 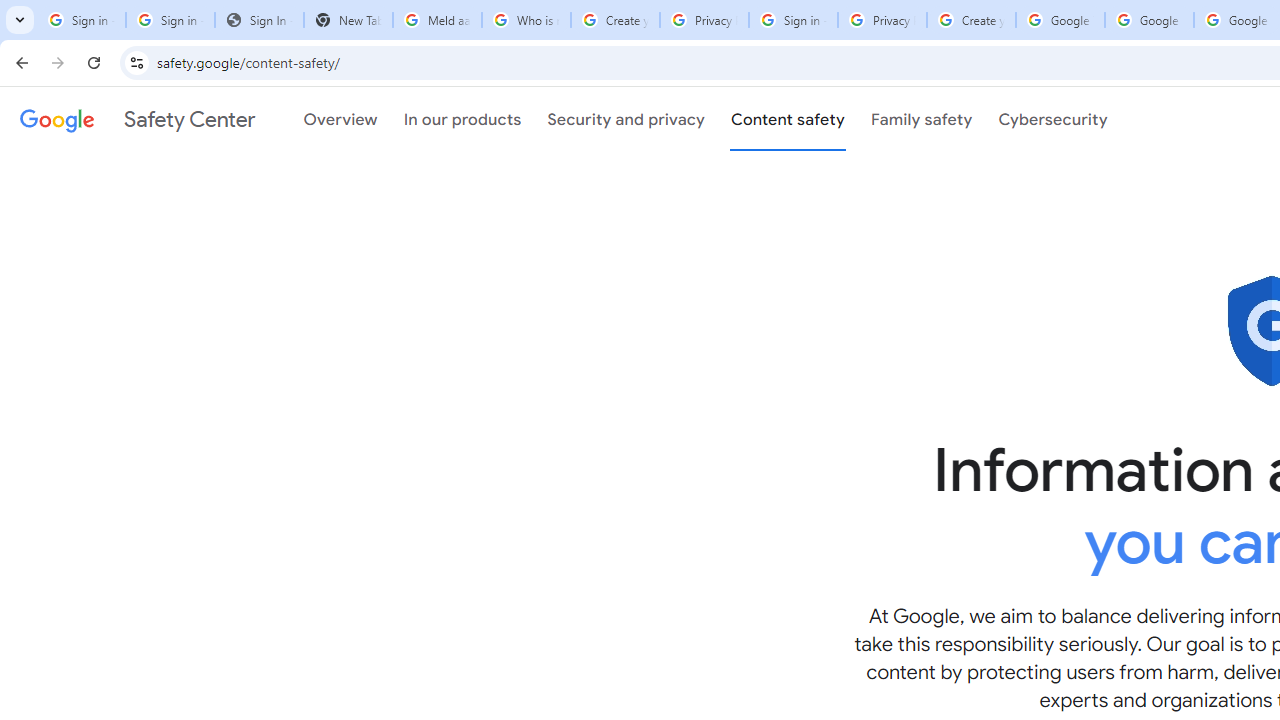 I want to click on 'Family safety', so click(x=920, y=119).